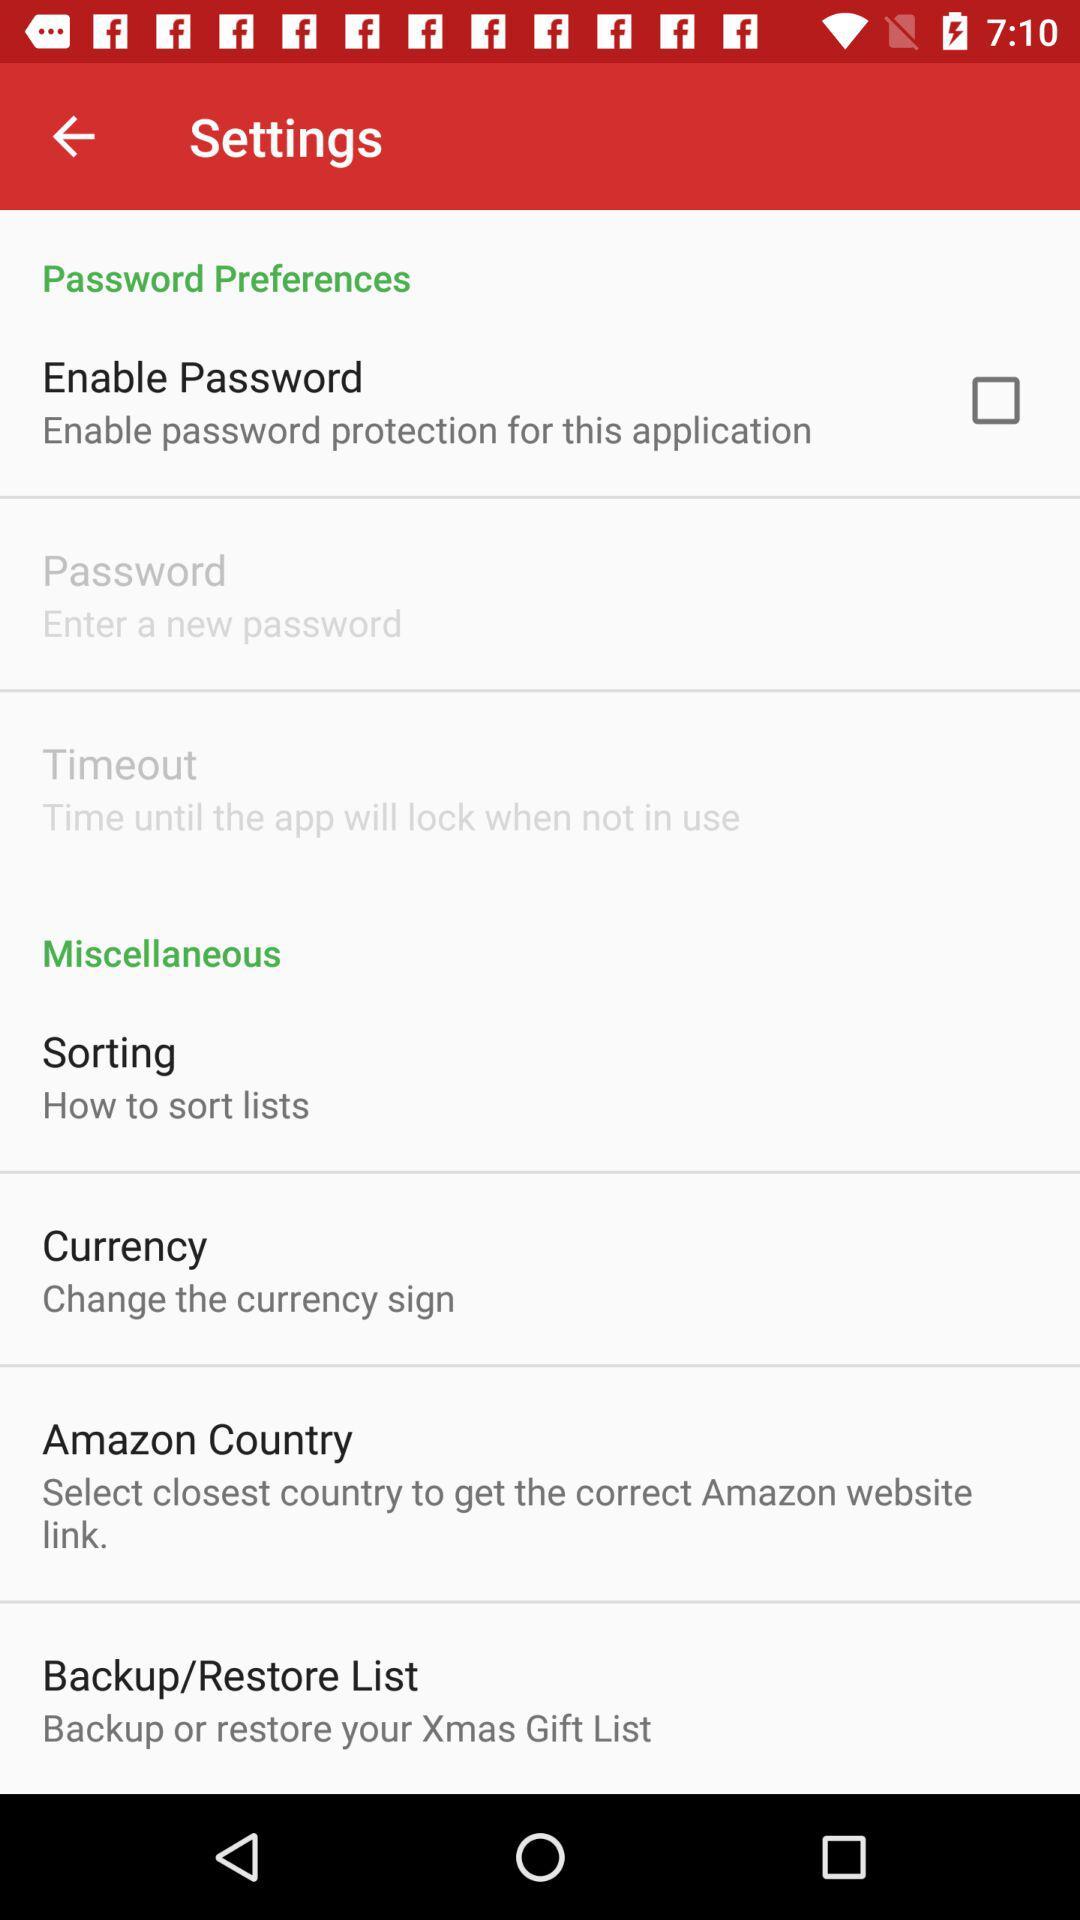  What do you see at coordinates (72, 135) in the screenshot?
I see `the icon next to the settings icon` at bounding box center [72, 135].